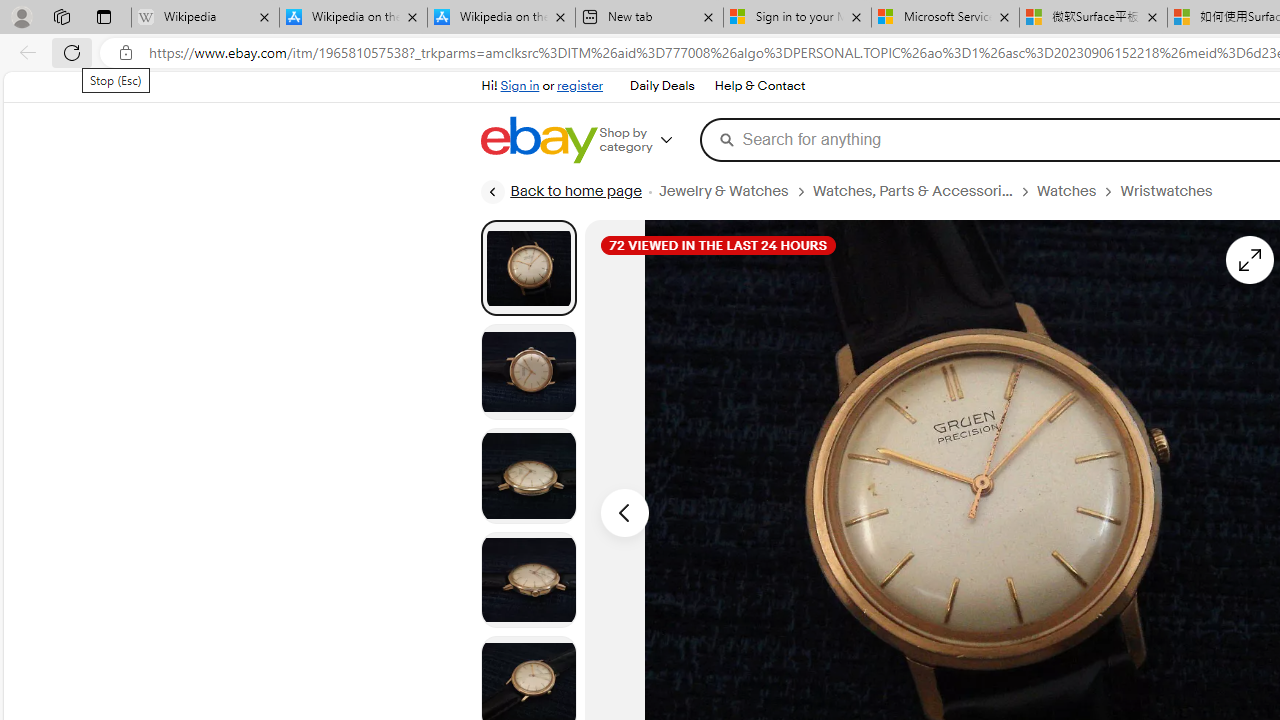  Describe the element at coordinates (205, 17) in the screenshot. I see `'Wikipedia - Sleeping'` at that location.